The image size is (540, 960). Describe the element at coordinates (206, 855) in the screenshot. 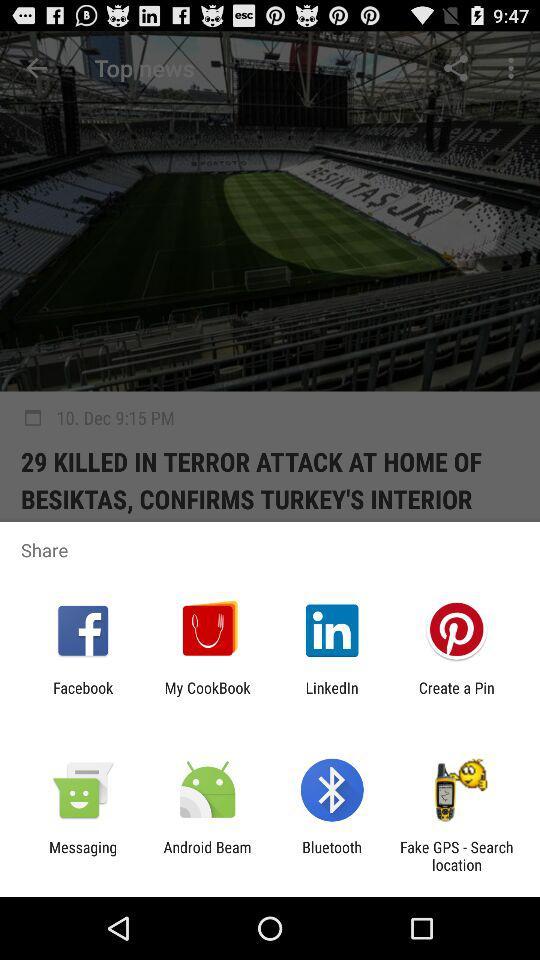

I see `app next to messaging item` at that location.